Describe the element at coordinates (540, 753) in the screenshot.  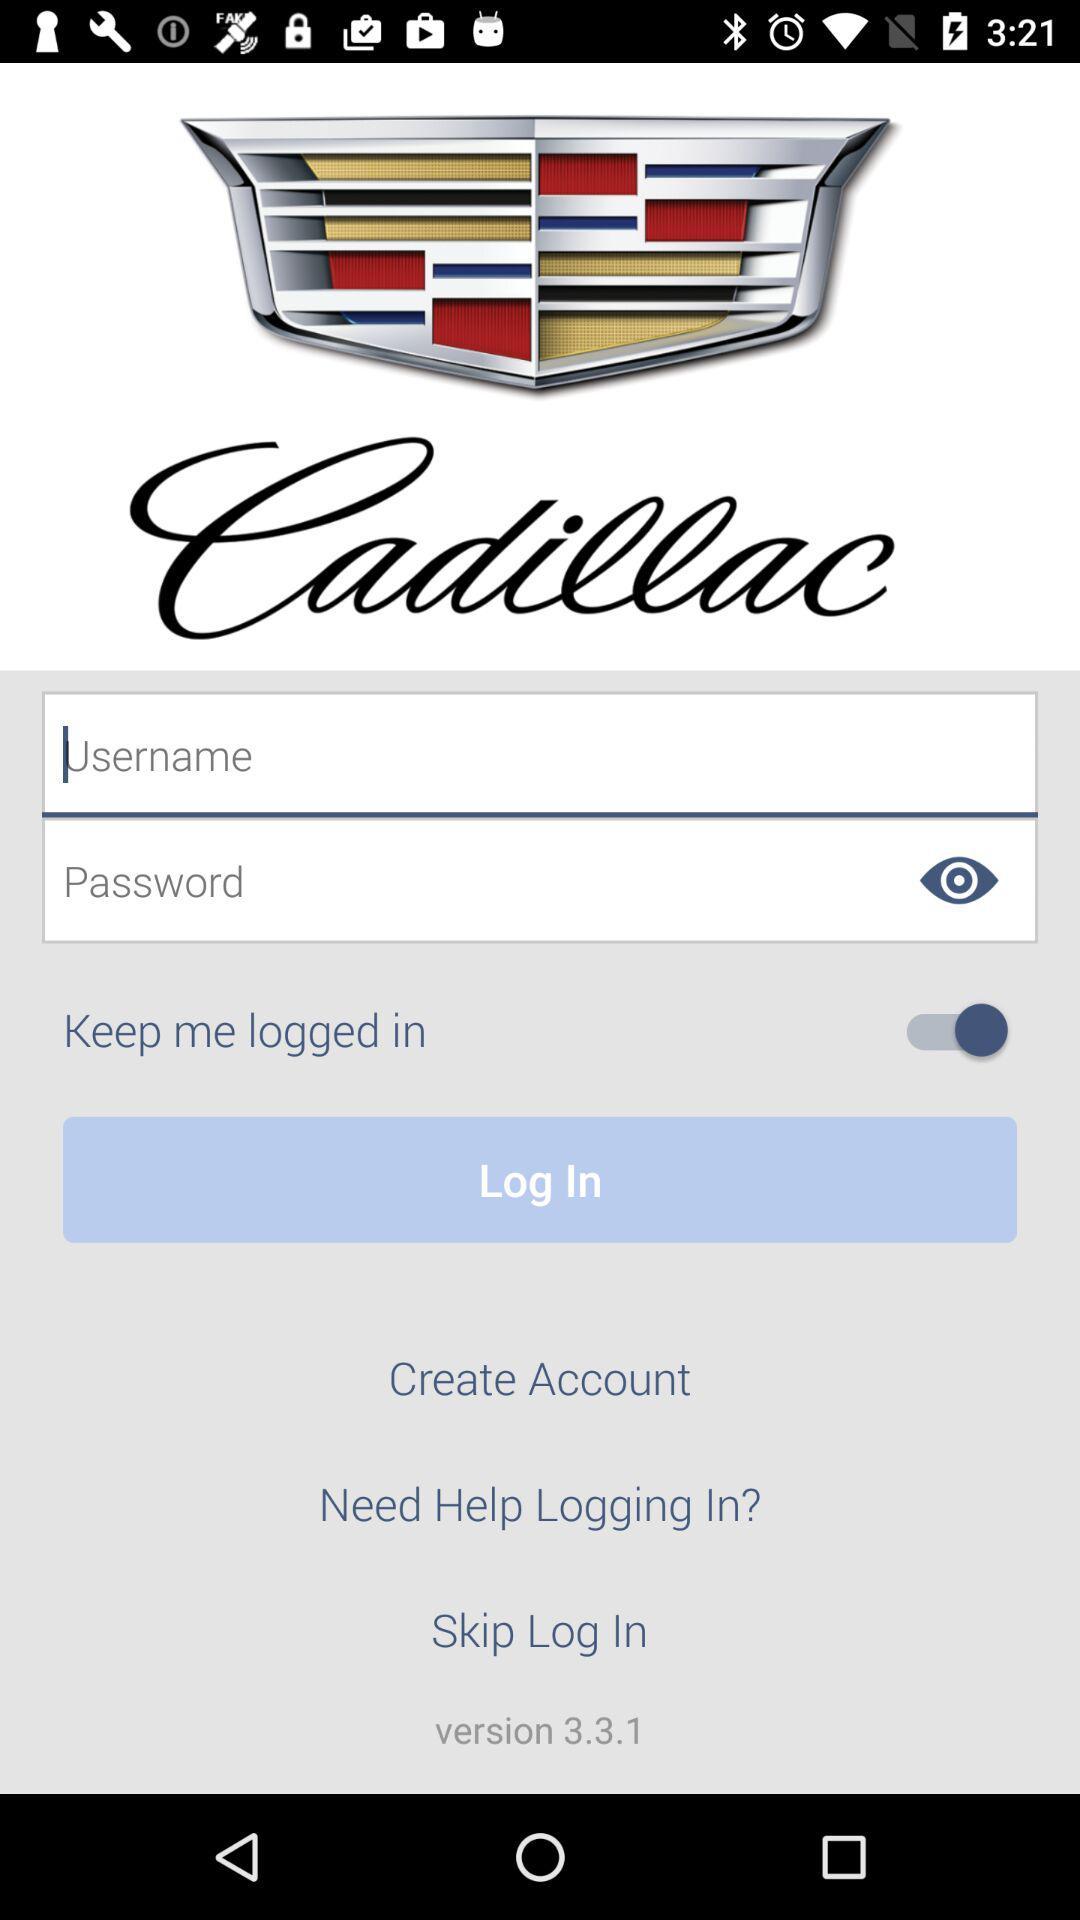
I see `username` at that location.